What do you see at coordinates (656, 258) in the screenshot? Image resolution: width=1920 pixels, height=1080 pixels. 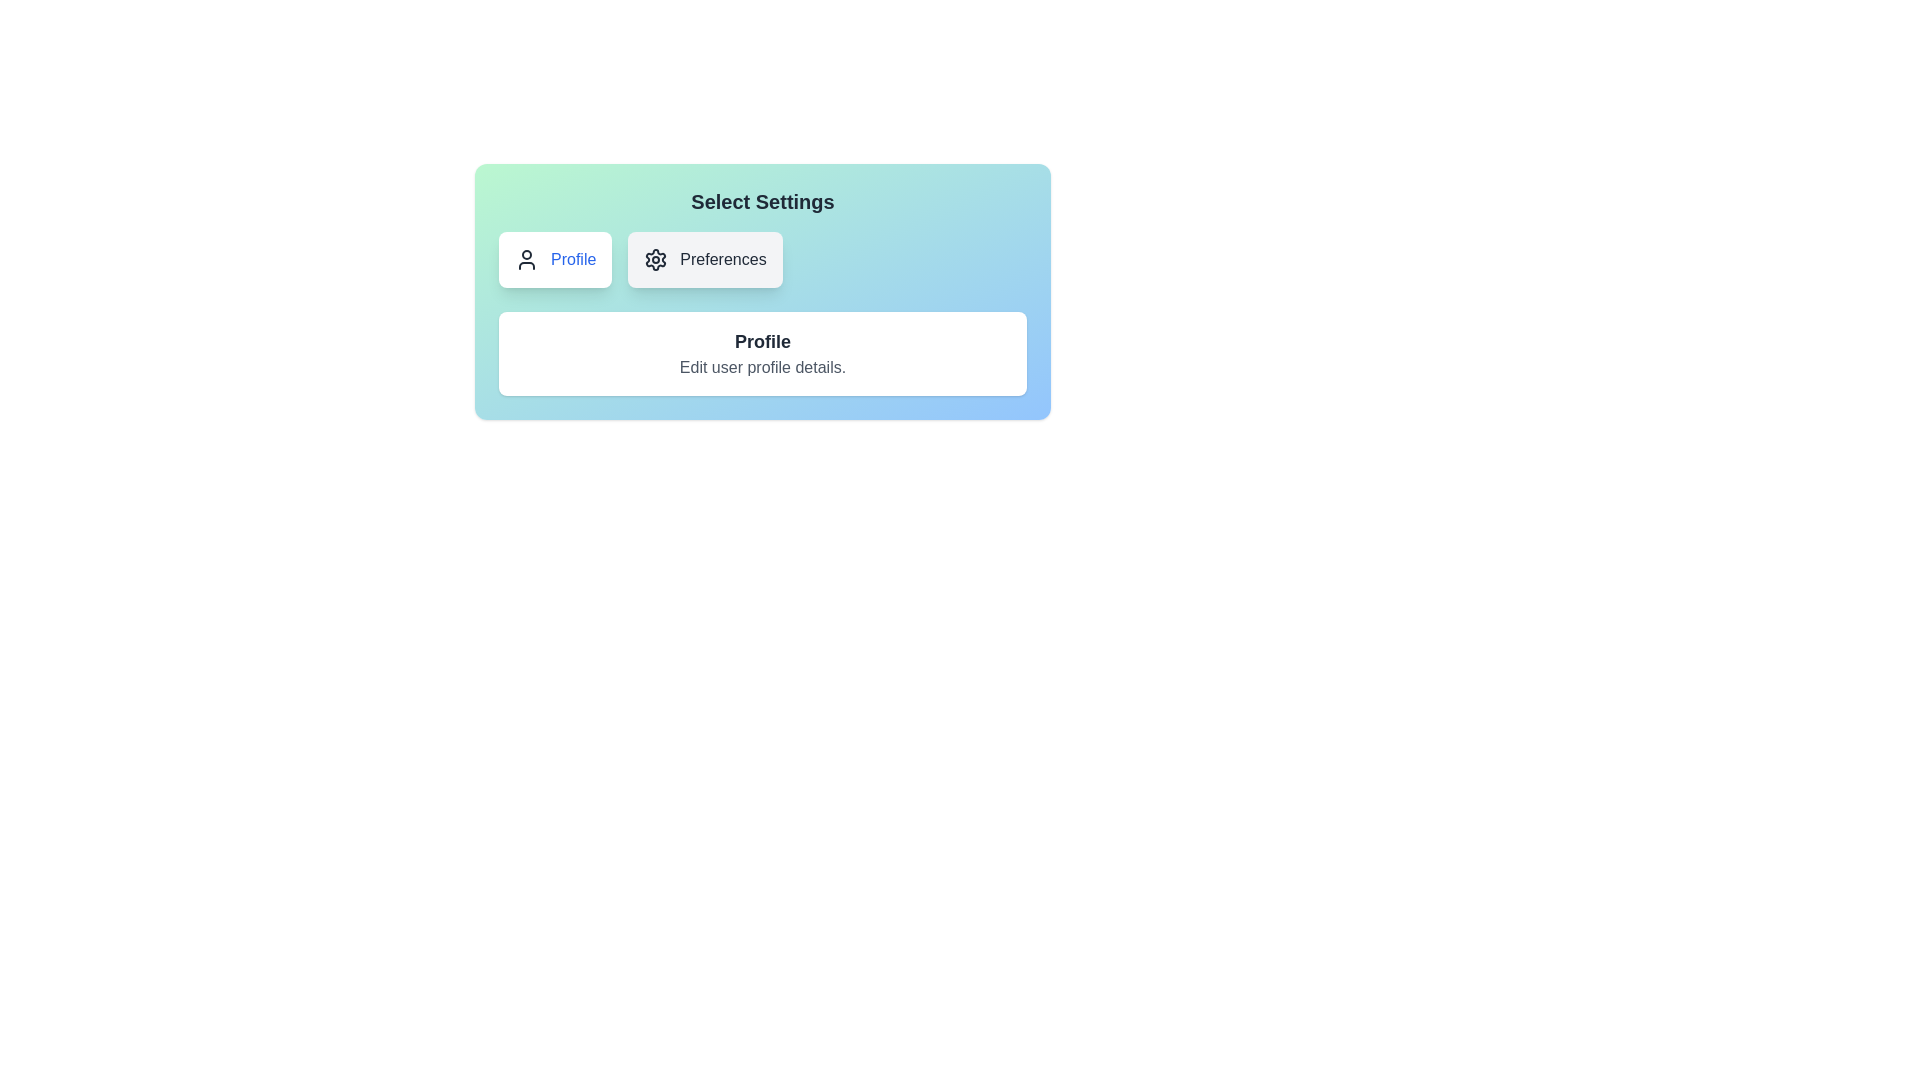 I see `the 'Preferences' icon` at bounding box center [656, 258].